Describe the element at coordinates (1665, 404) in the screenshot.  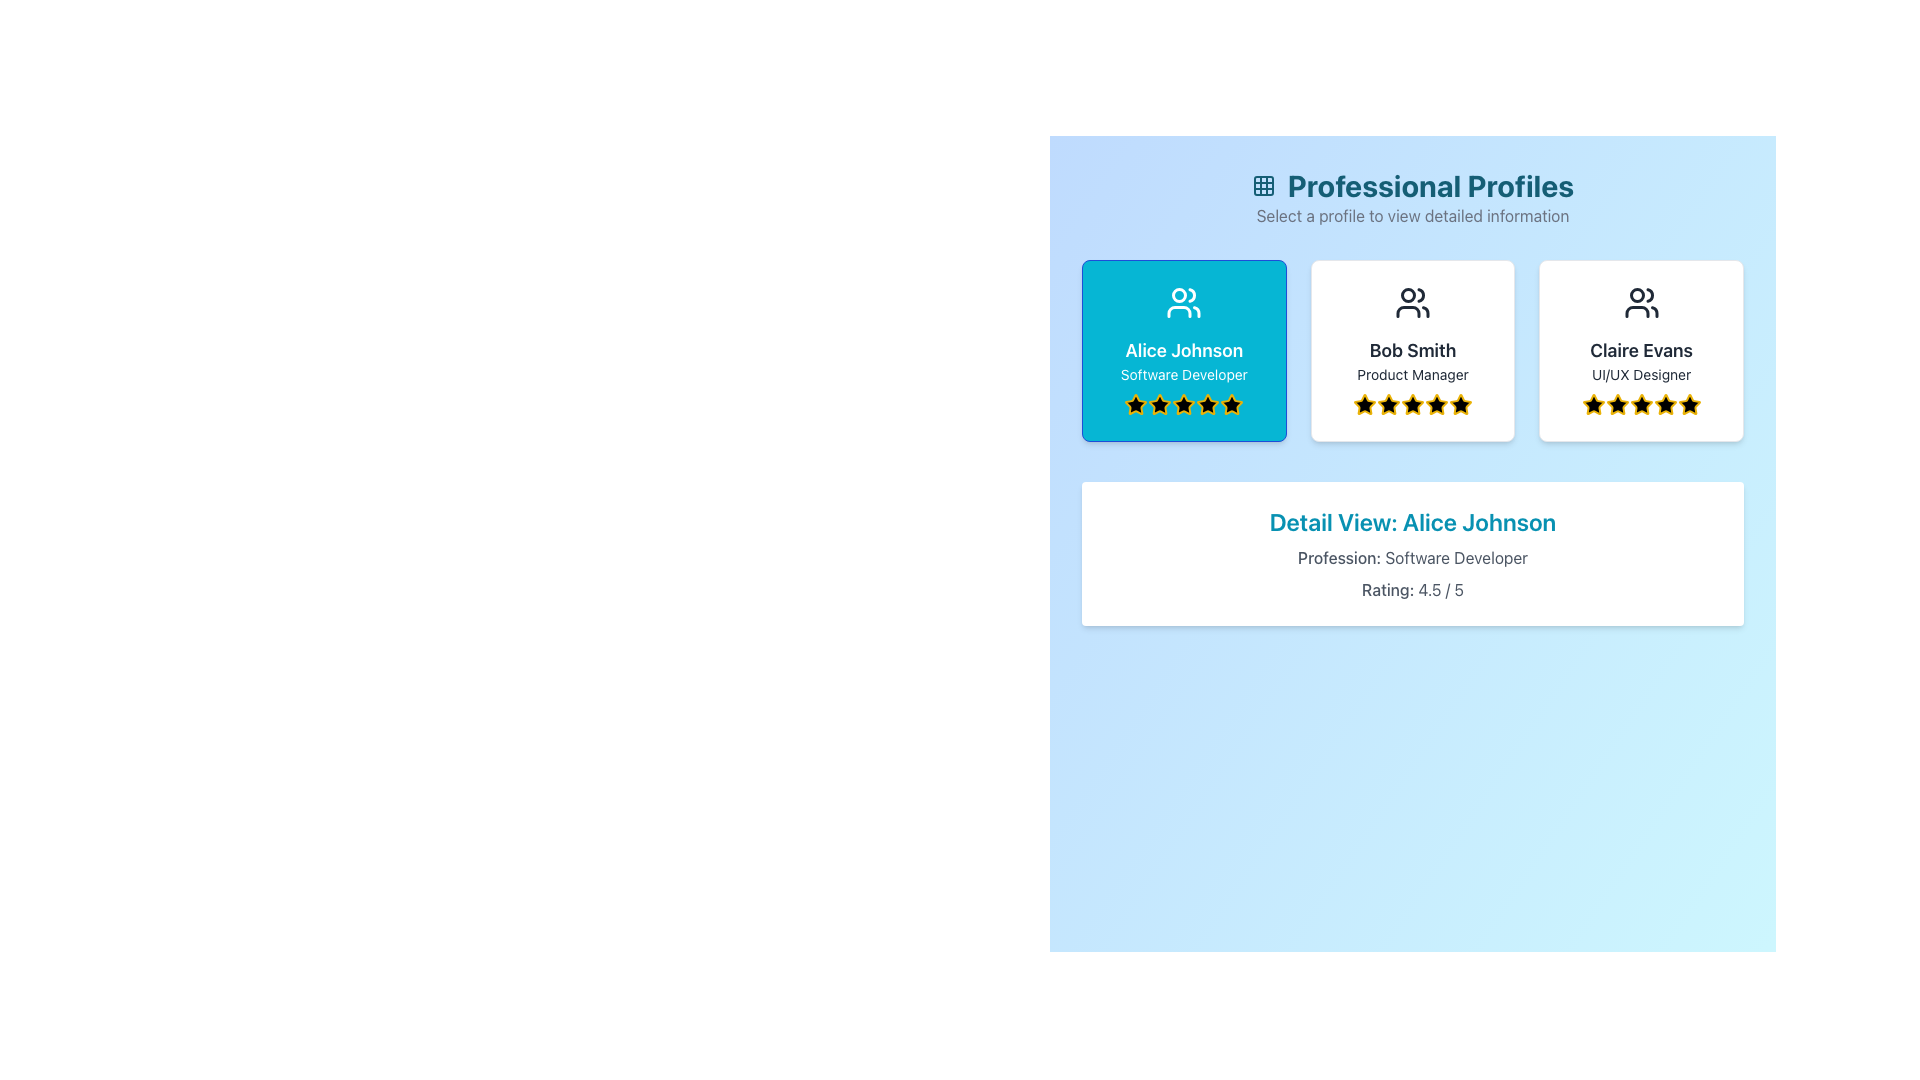
I see `the fifth star icon representing the rating mechanism for the 'Claire Evans' profile, located in the top right section of the interface` at that location.